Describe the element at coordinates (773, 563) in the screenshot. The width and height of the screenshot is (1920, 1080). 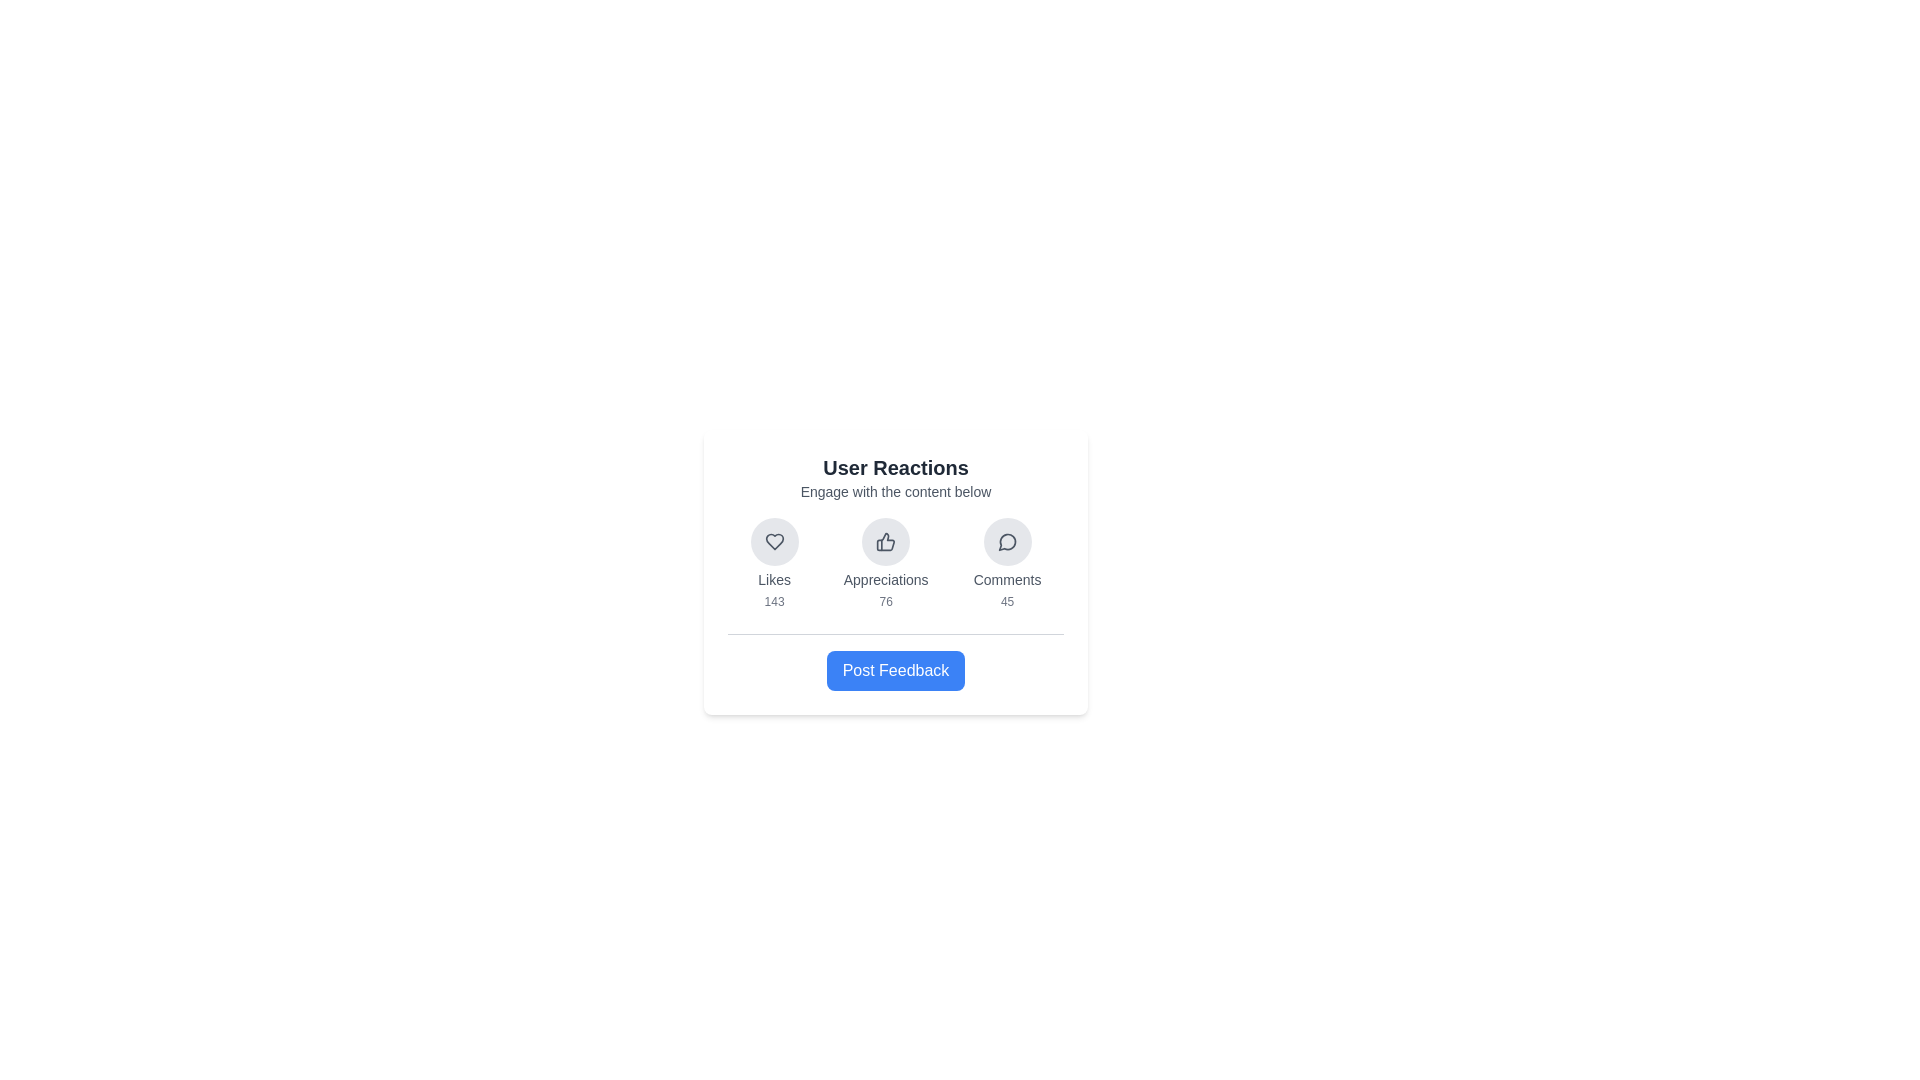
I see `the 'Likes' button-like icon displaying the count of likes` at that location.